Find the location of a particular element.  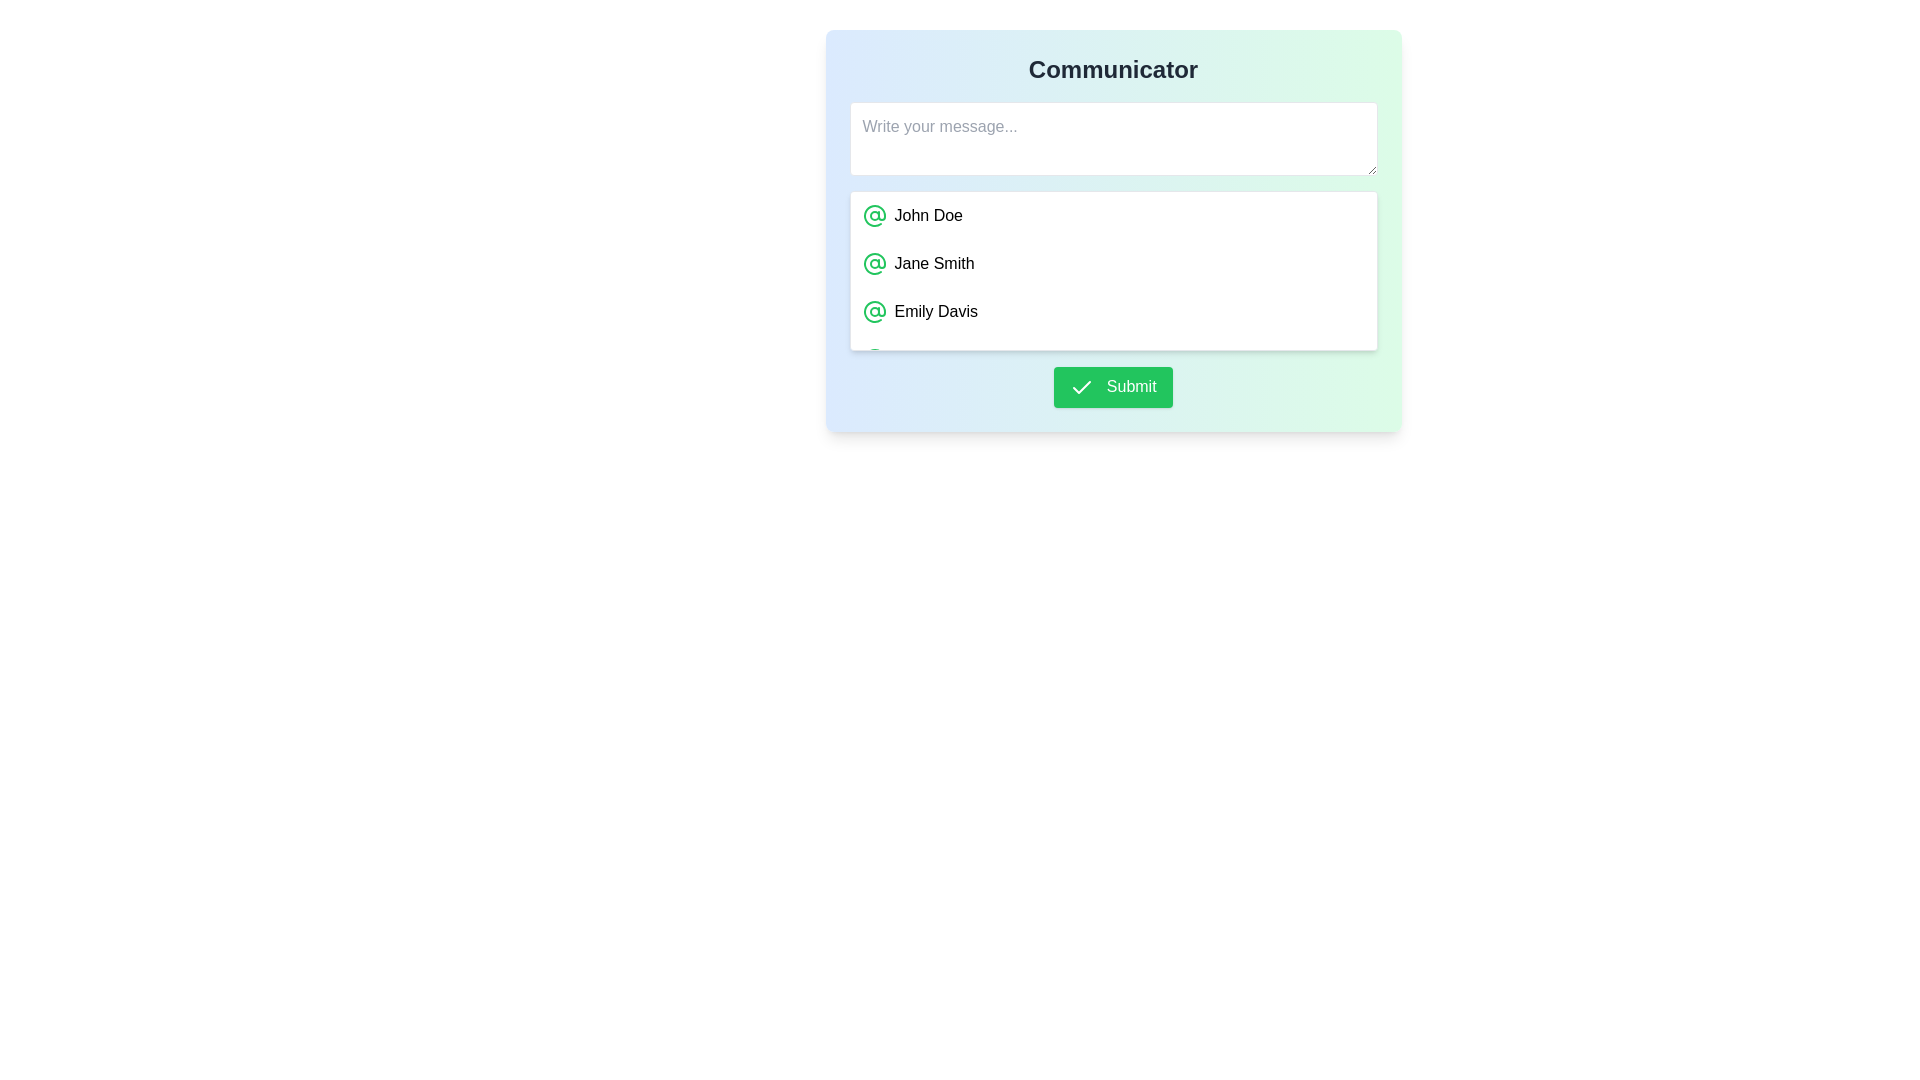

the checkmark icon within the 'Submit' button at the bottom of the interface to visually reinforce the confirmation action is located at coordinates (1081, 387).